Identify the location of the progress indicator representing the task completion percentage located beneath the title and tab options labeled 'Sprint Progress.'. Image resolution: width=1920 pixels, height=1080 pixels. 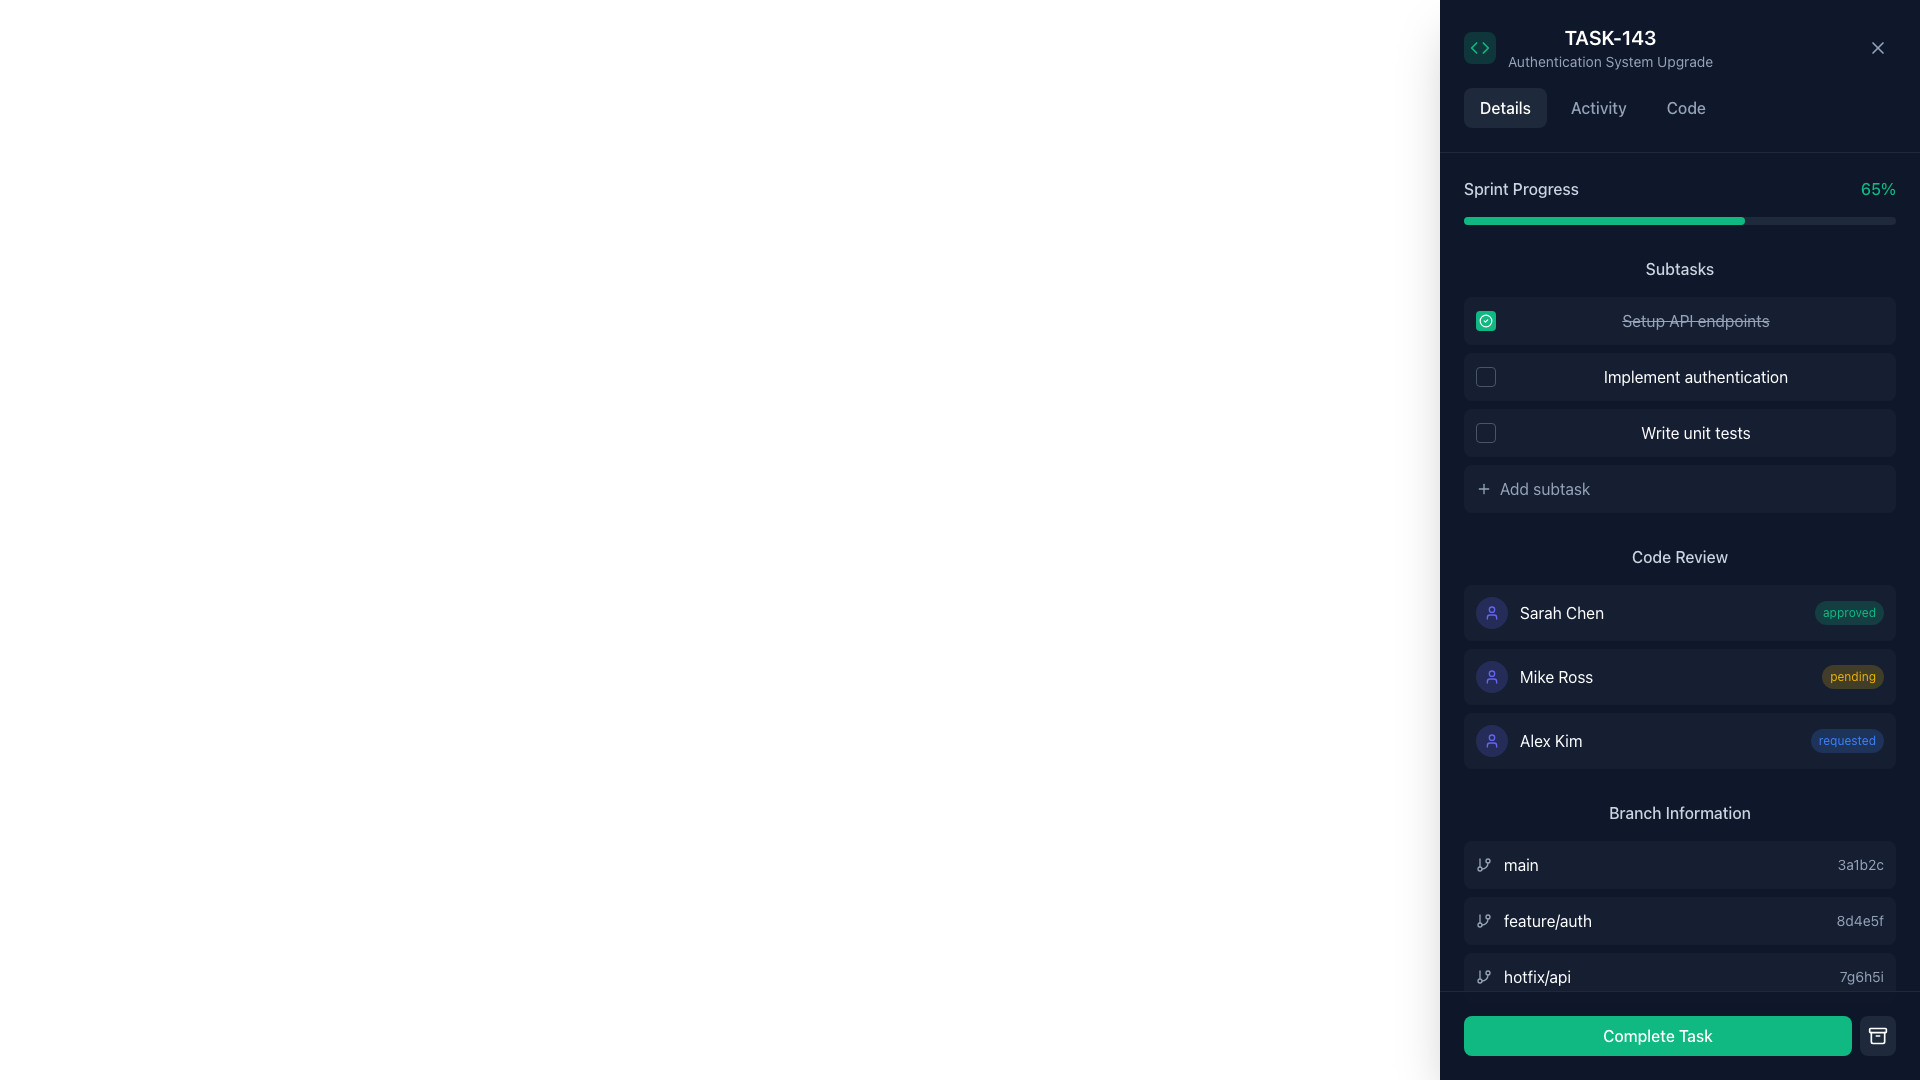
(1604, 220).